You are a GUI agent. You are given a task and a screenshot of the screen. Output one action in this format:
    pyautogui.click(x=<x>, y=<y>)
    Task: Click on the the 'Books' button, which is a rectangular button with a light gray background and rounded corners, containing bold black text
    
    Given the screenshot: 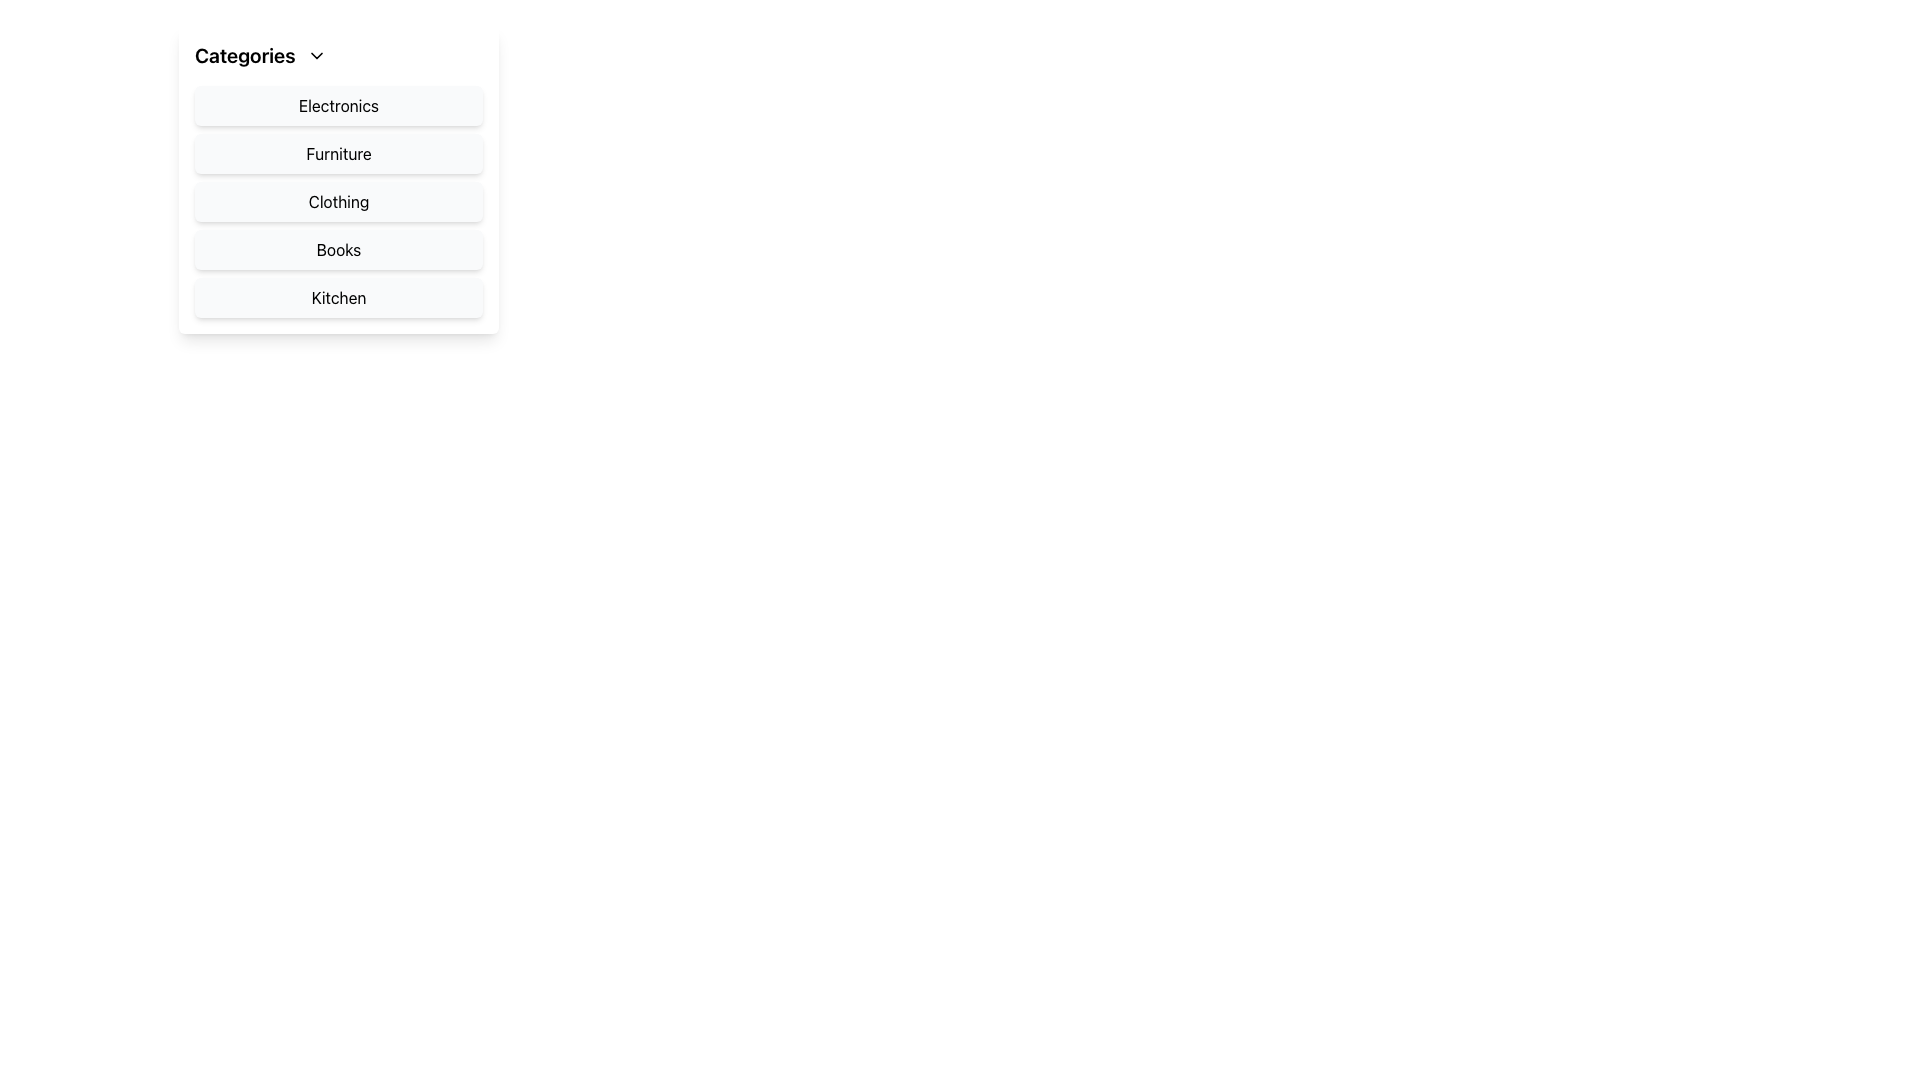 What is the action you would take?
    pyautogui.click(x=339, y=249)
    